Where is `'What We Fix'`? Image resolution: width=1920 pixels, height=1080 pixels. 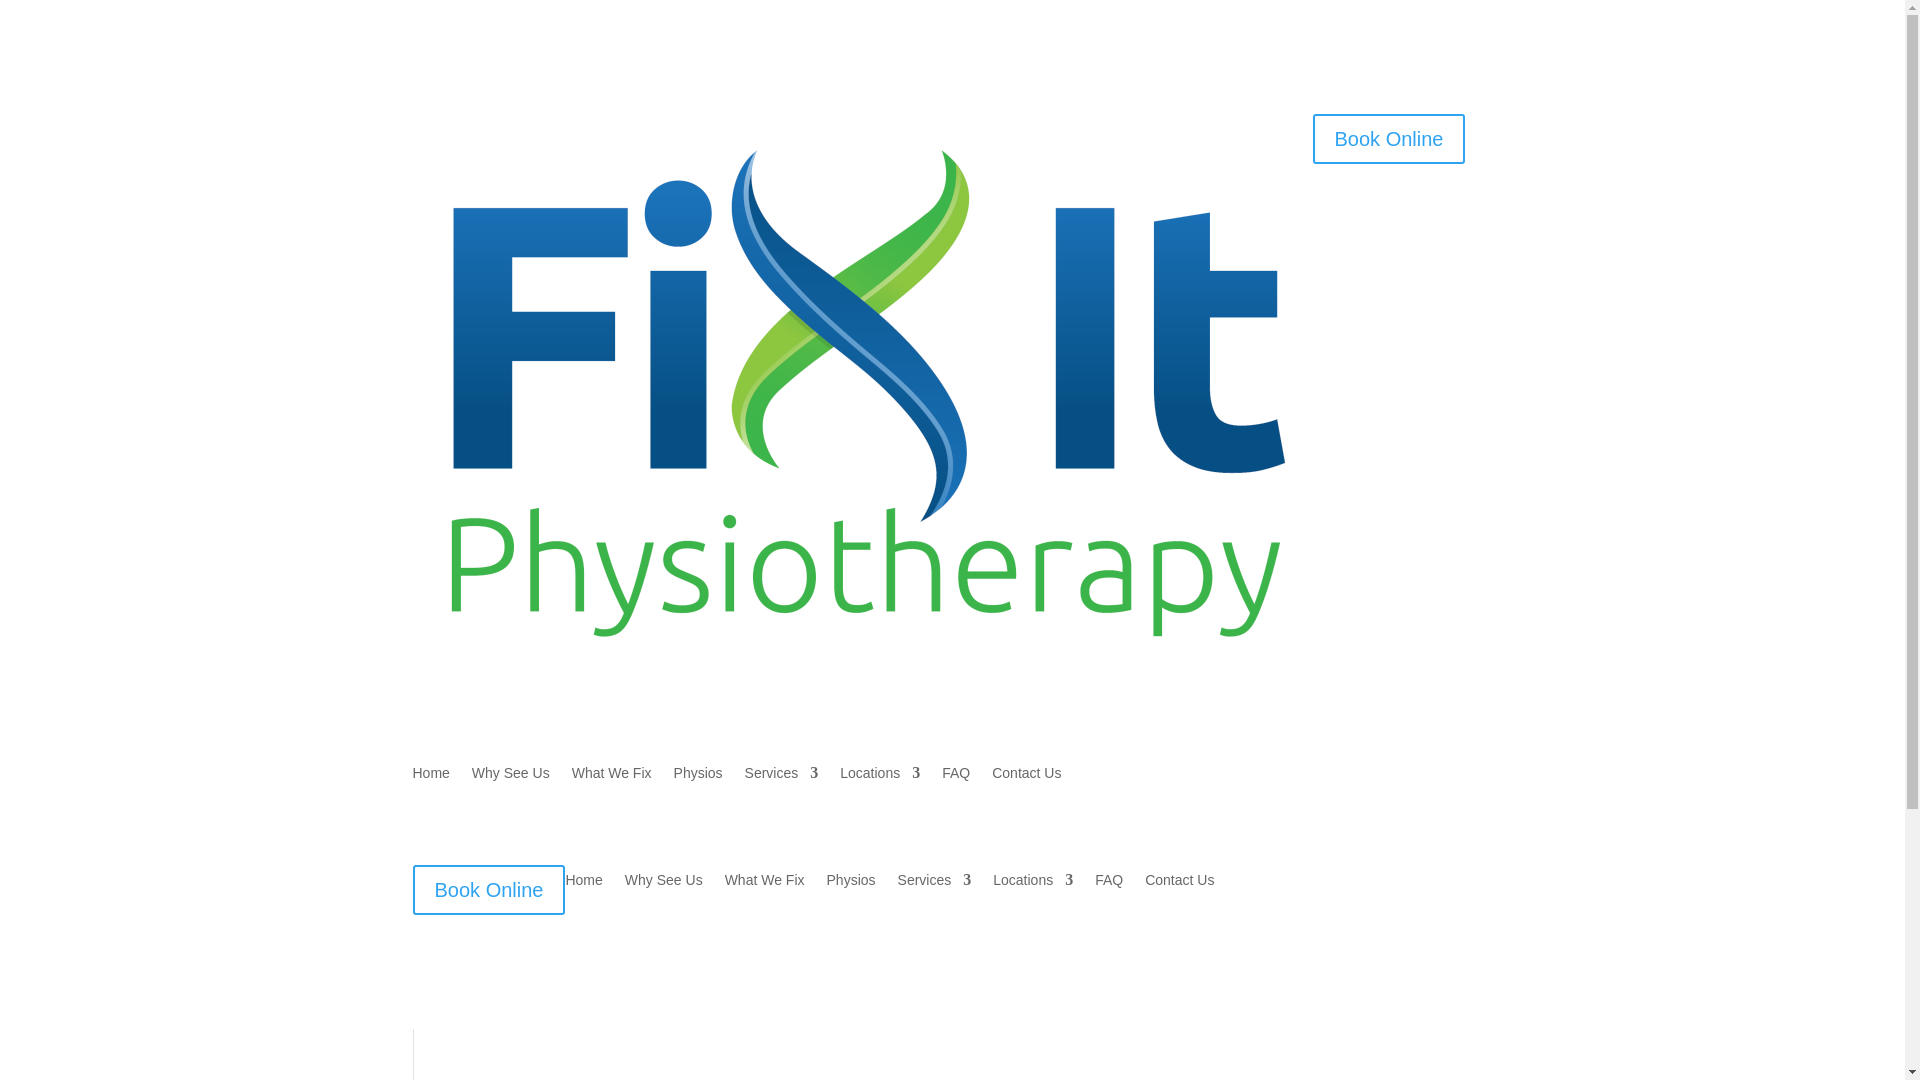 'What We Fix' is located at coordinates (763, 882).